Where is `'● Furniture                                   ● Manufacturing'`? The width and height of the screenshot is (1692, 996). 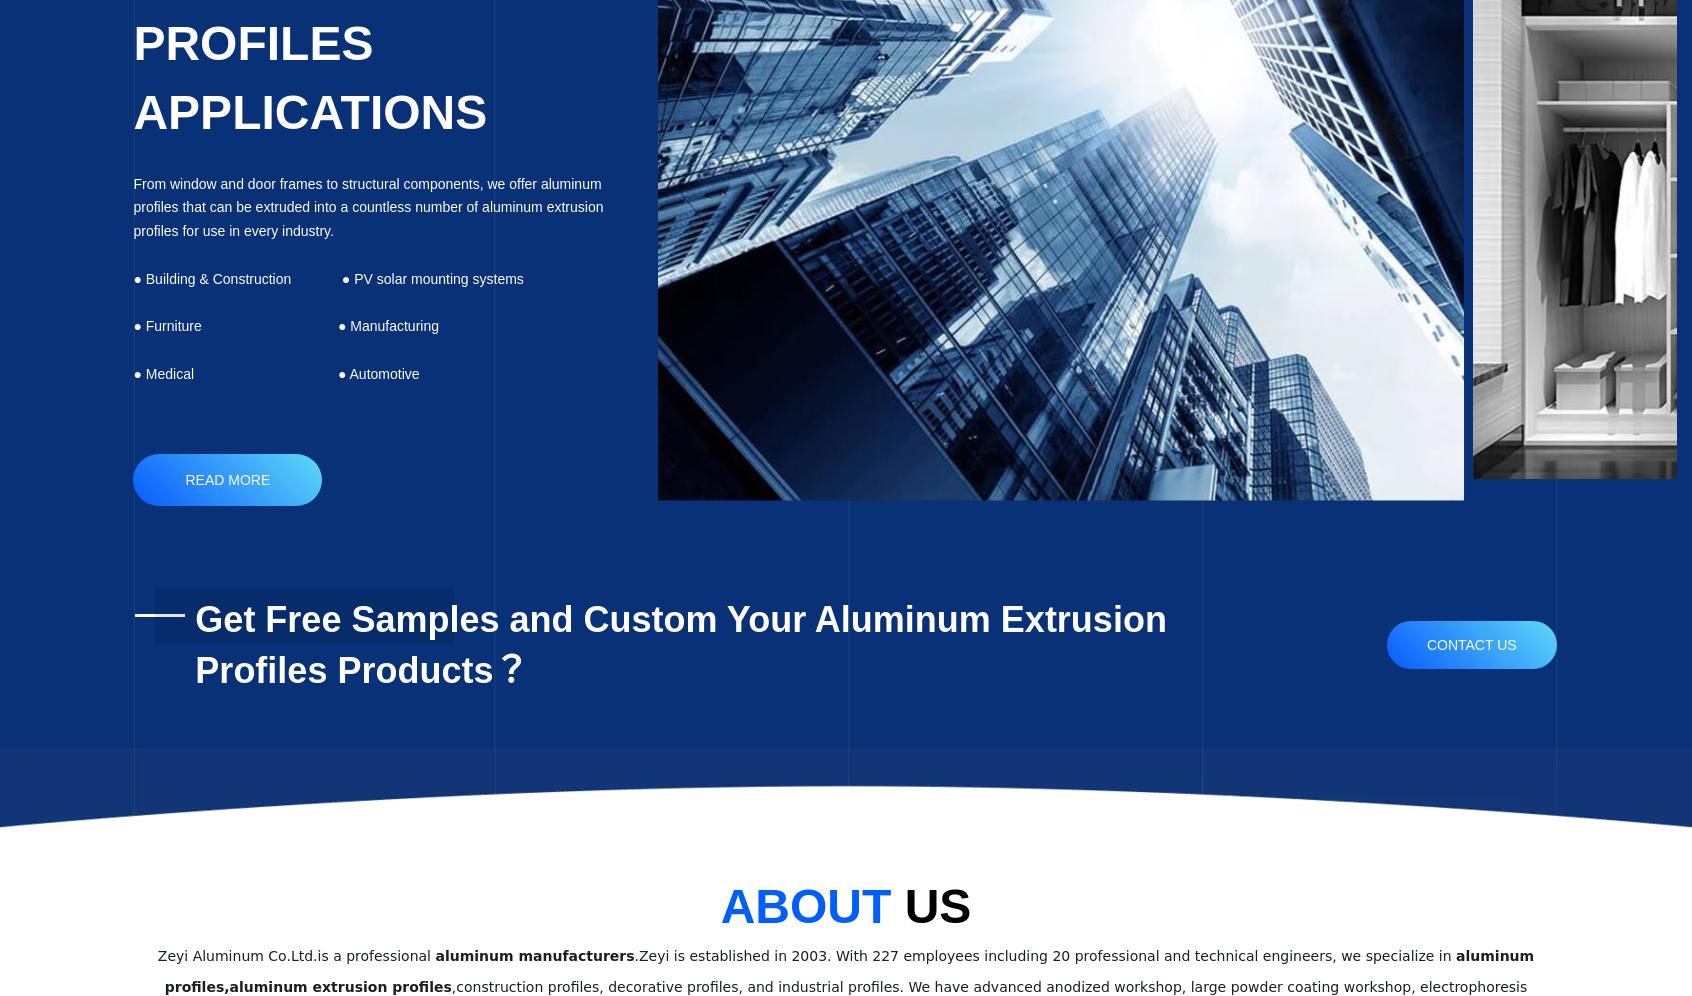
'● Furniture                                   ● Manufacturing' is located at coordinates (284, 324).